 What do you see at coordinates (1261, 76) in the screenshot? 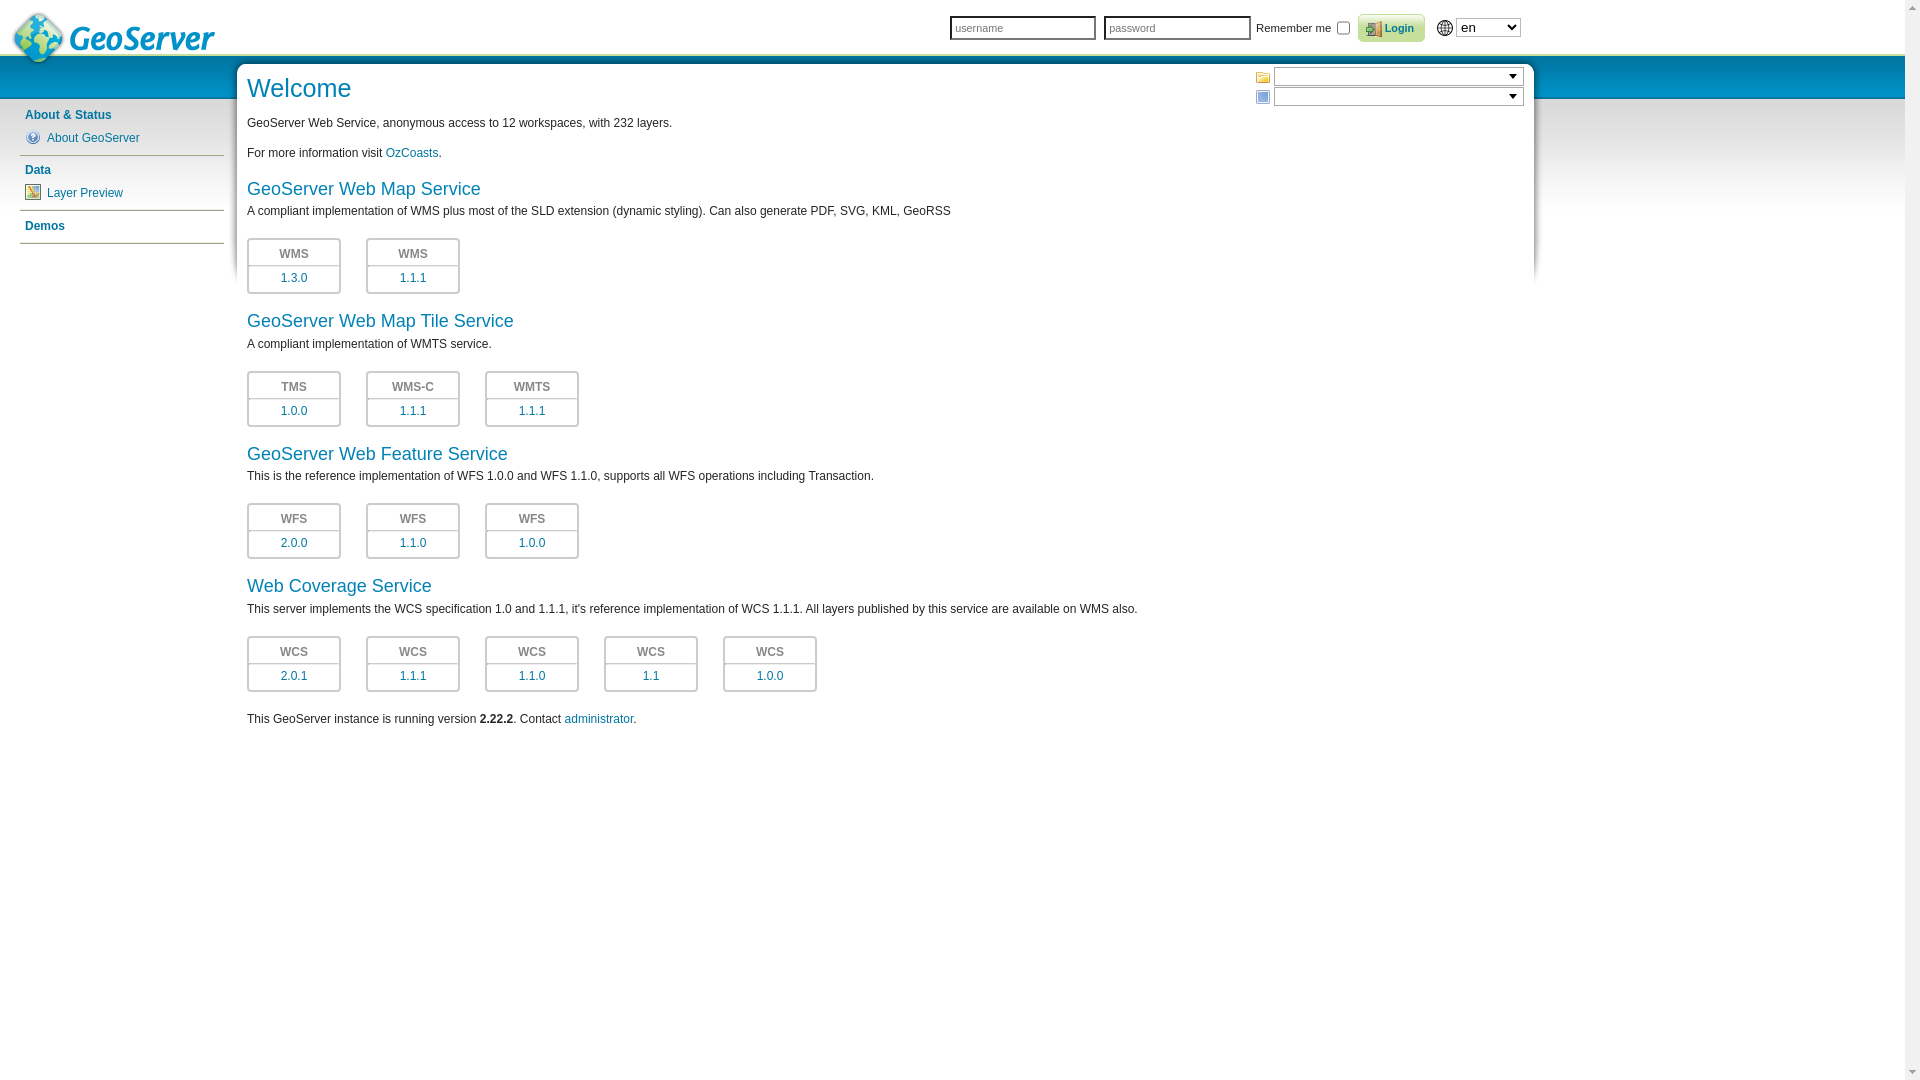
I see `'Workspace'` at bounding box center [1261, 76].